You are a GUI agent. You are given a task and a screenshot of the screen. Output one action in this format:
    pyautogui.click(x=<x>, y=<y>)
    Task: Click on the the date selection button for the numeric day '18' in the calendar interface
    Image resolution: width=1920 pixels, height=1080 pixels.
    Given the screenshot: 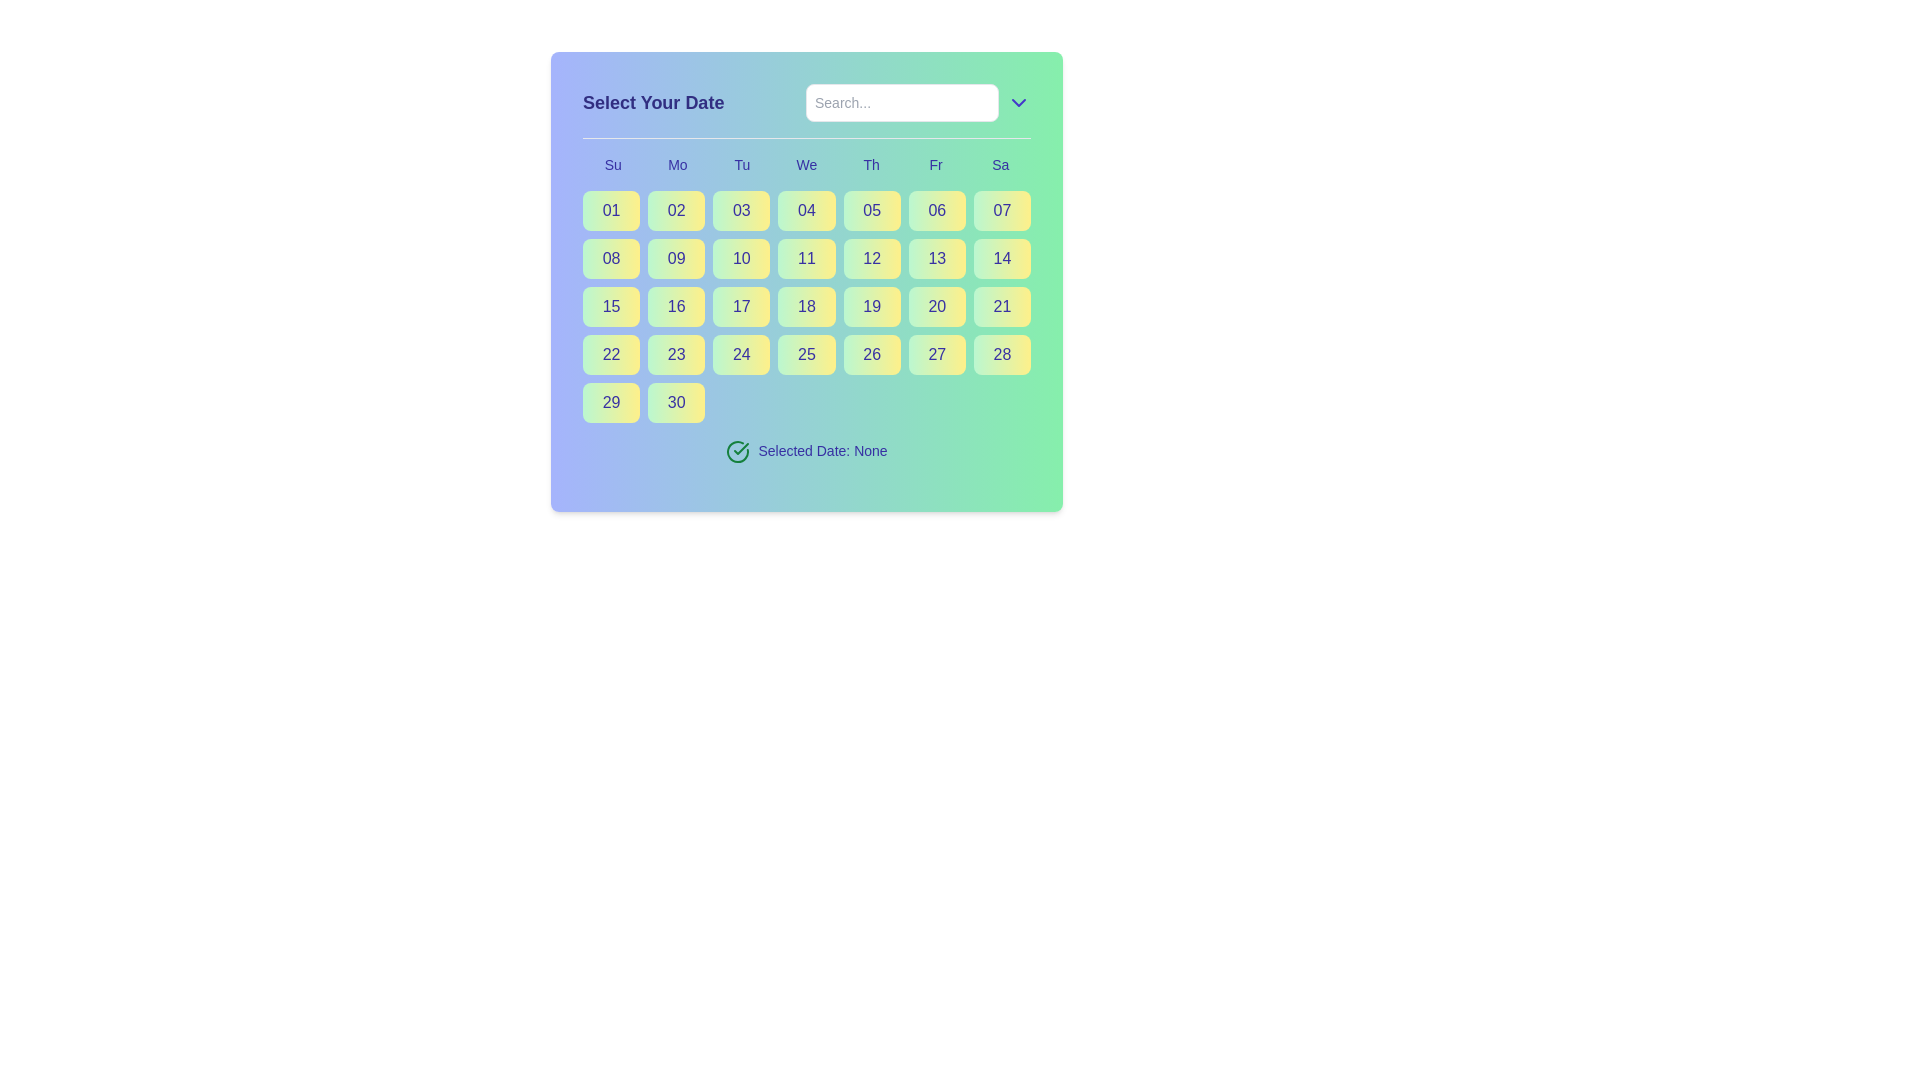 What is the action you would take?
    pyautogui.click(x=806, y=281)
    